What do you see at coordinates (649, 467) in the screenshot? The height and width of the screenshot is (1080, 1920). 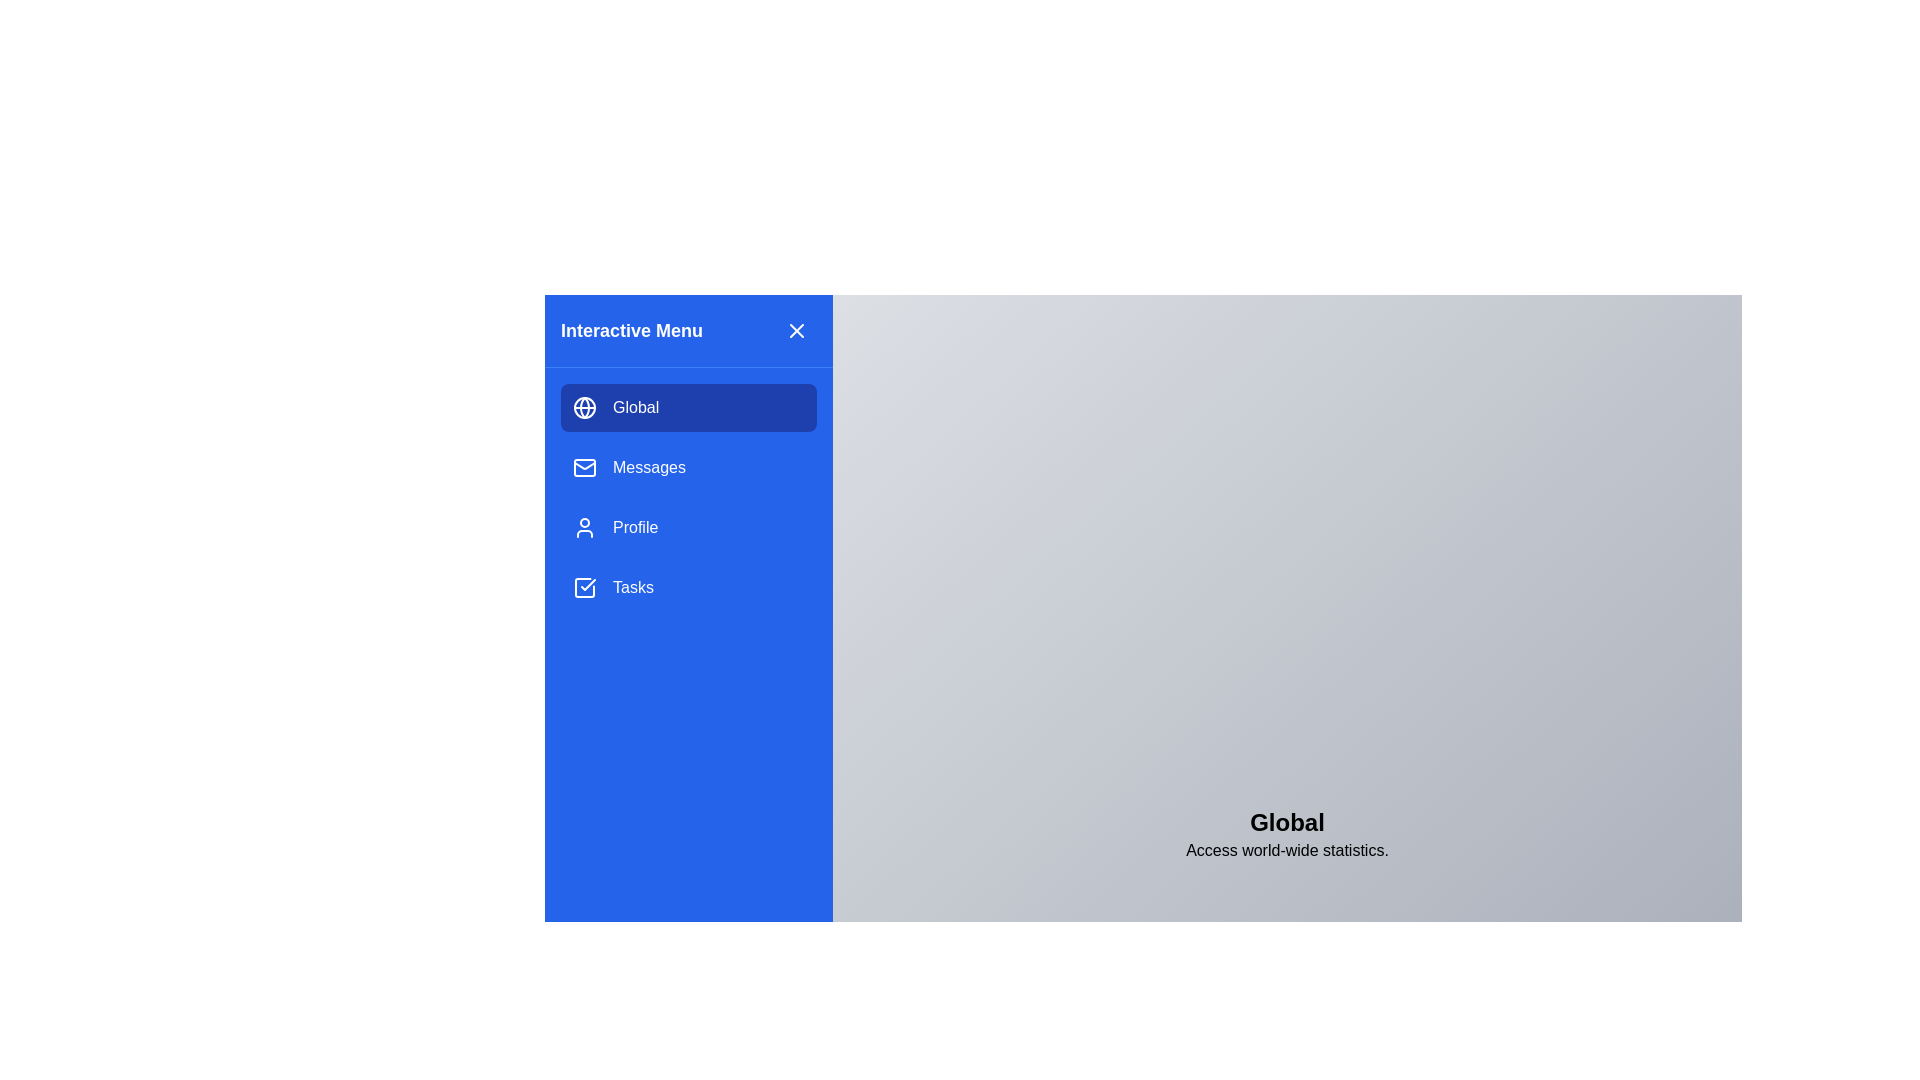 I see `the 'Messages' text label, which is located in the vertical navigation menu between the 'Global' and 'Profile' menu items` at bounding box center [649, 467].